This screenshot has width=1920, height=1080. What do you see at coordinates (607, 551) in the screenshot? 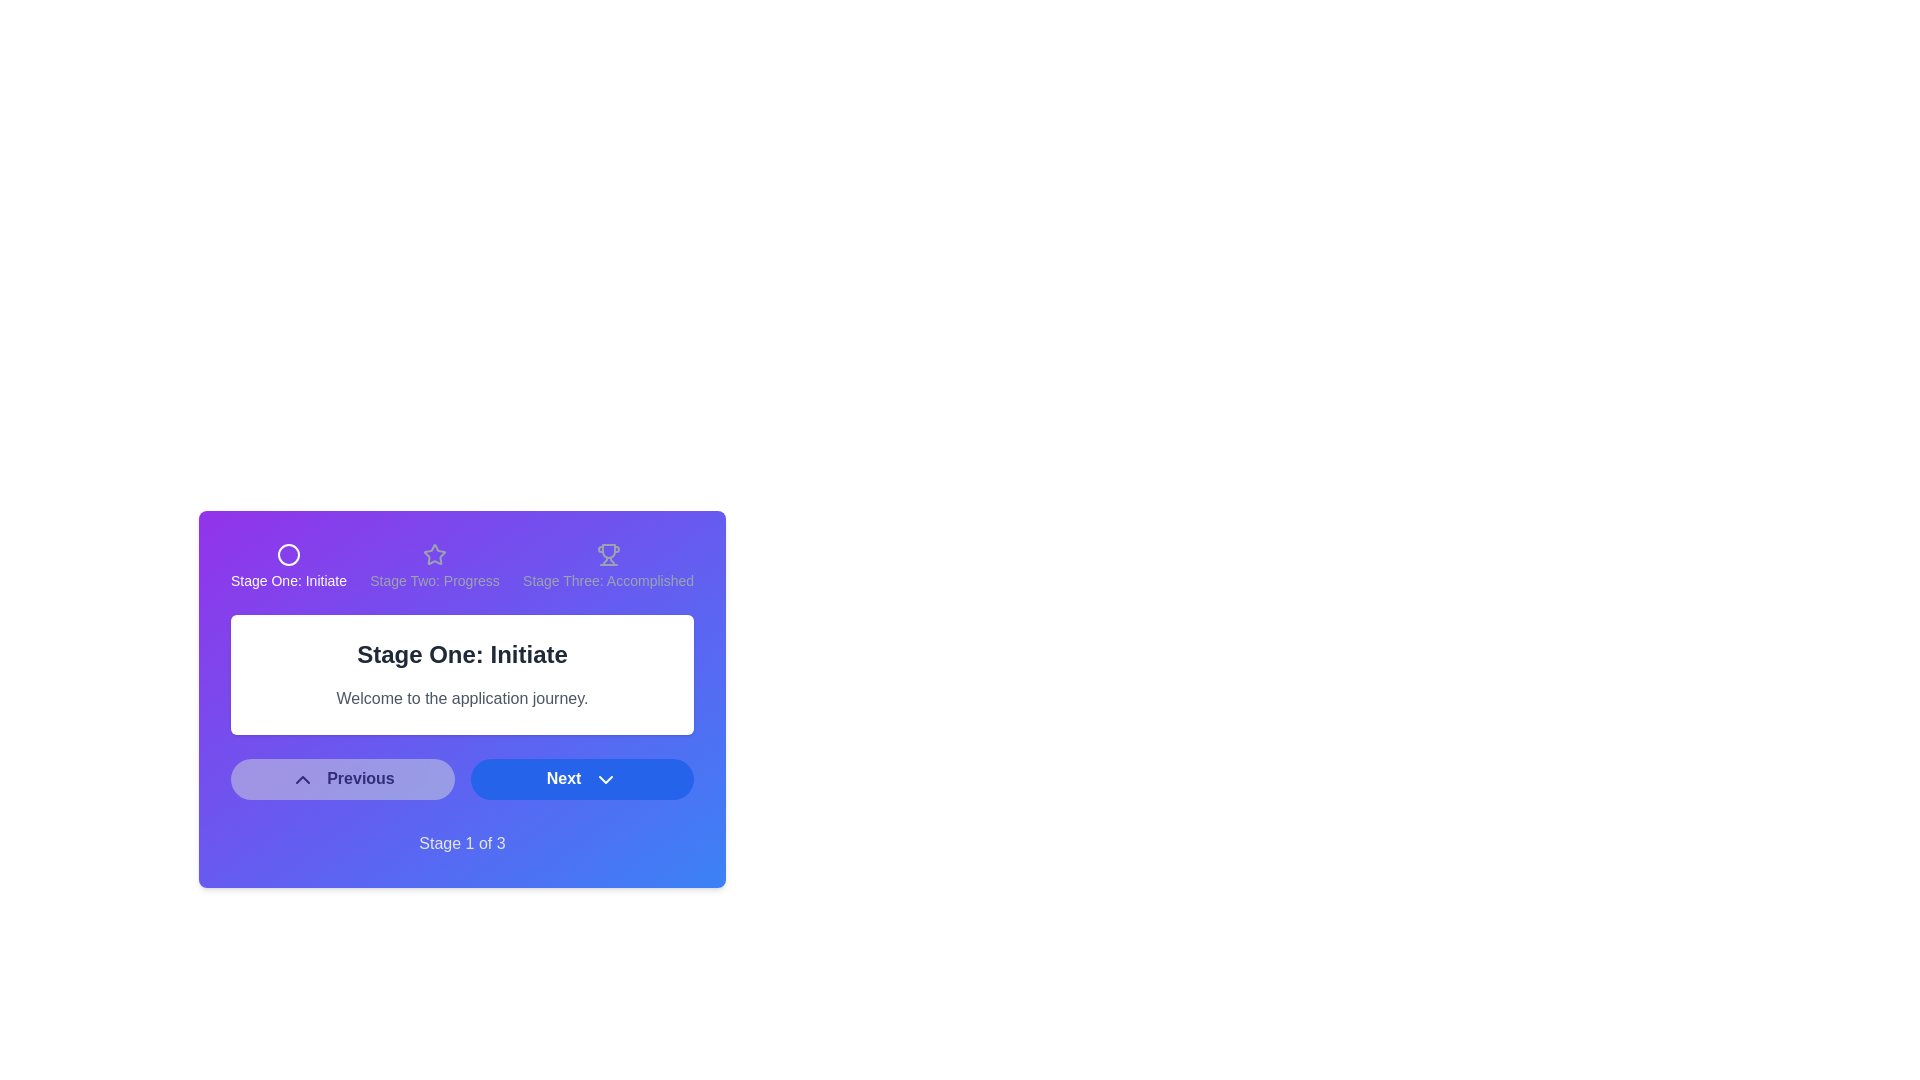
I see `the upper main portion of the trophy icon representing the 'Stage Three: Accomplished' state in the top-right information panel of the interface` at bounding box center [607, 551].